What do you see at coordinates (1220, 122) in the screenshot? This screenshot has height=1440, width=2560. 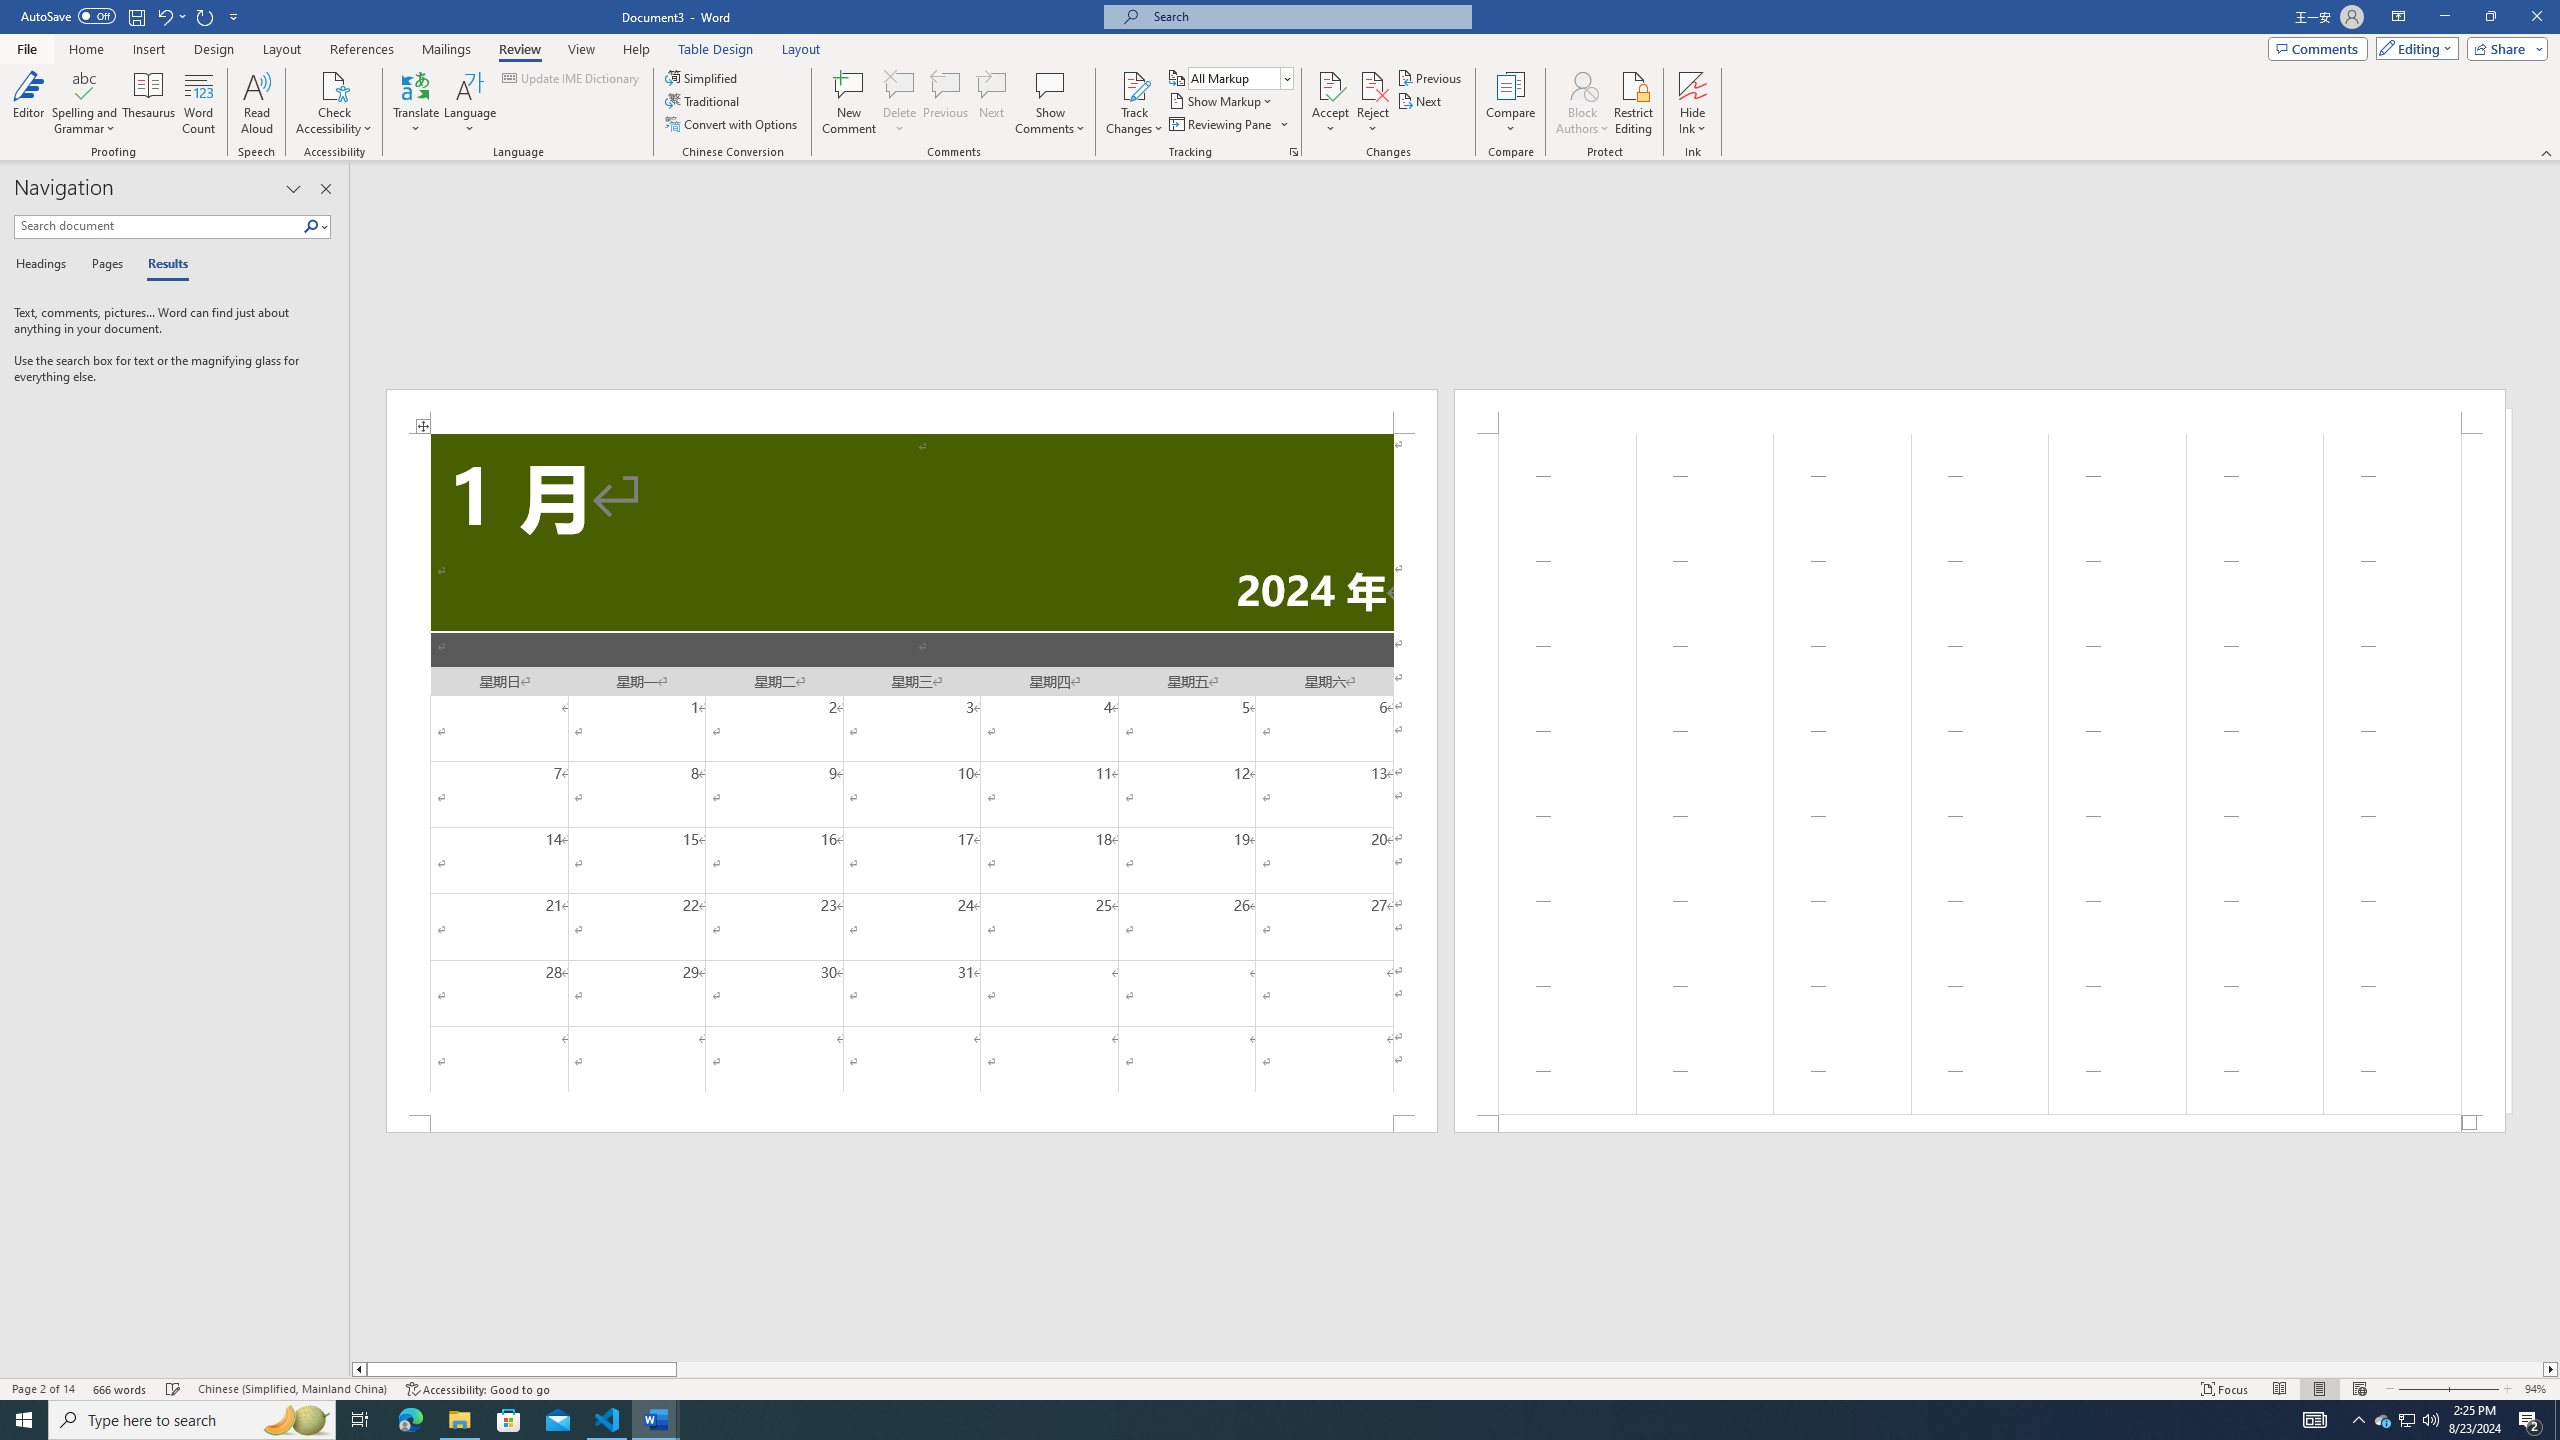 I see `'Reviewing Pane'` at bounding box center [1220, 122].